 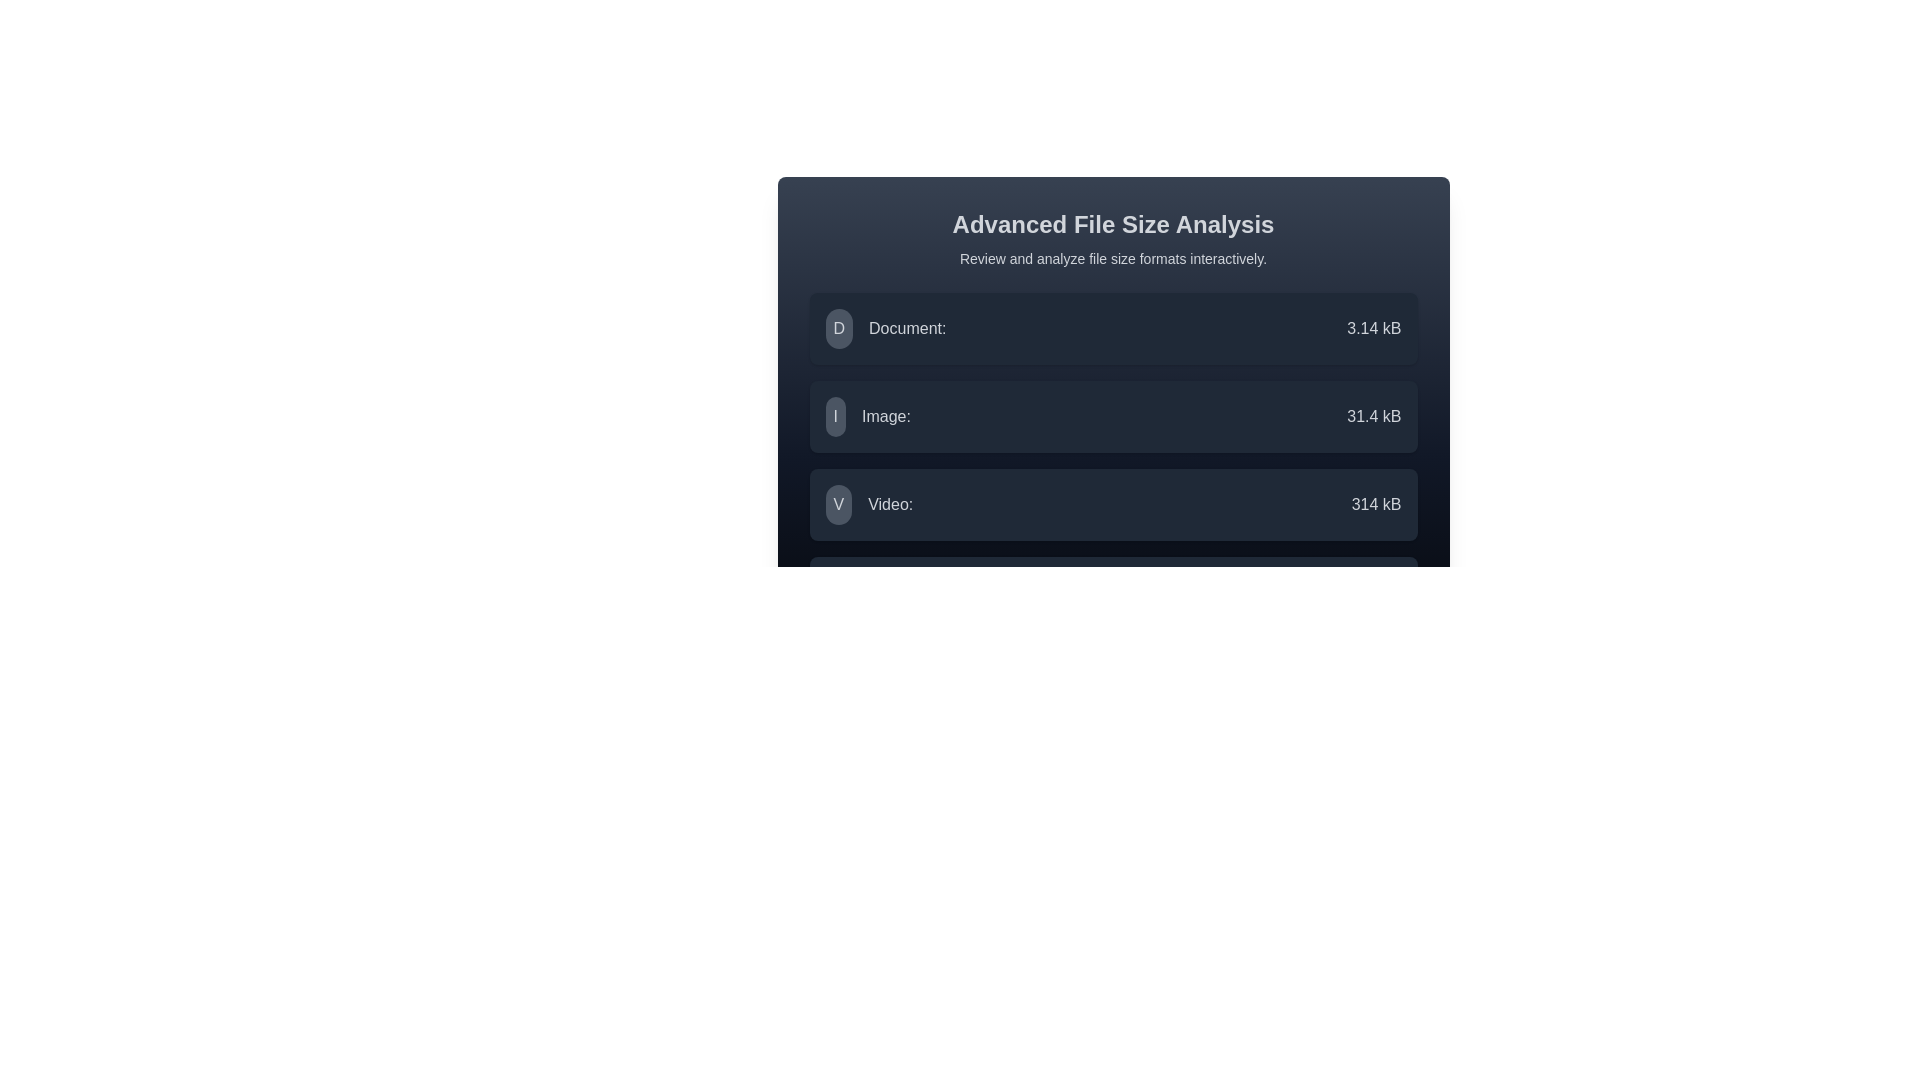 What do you see at coordinates (1112, 415) in the screenshot?
I see `the informational list item labeled 'Image:' which displays the size '31.4 kB' for selection` at bounding box center [1112, 415].